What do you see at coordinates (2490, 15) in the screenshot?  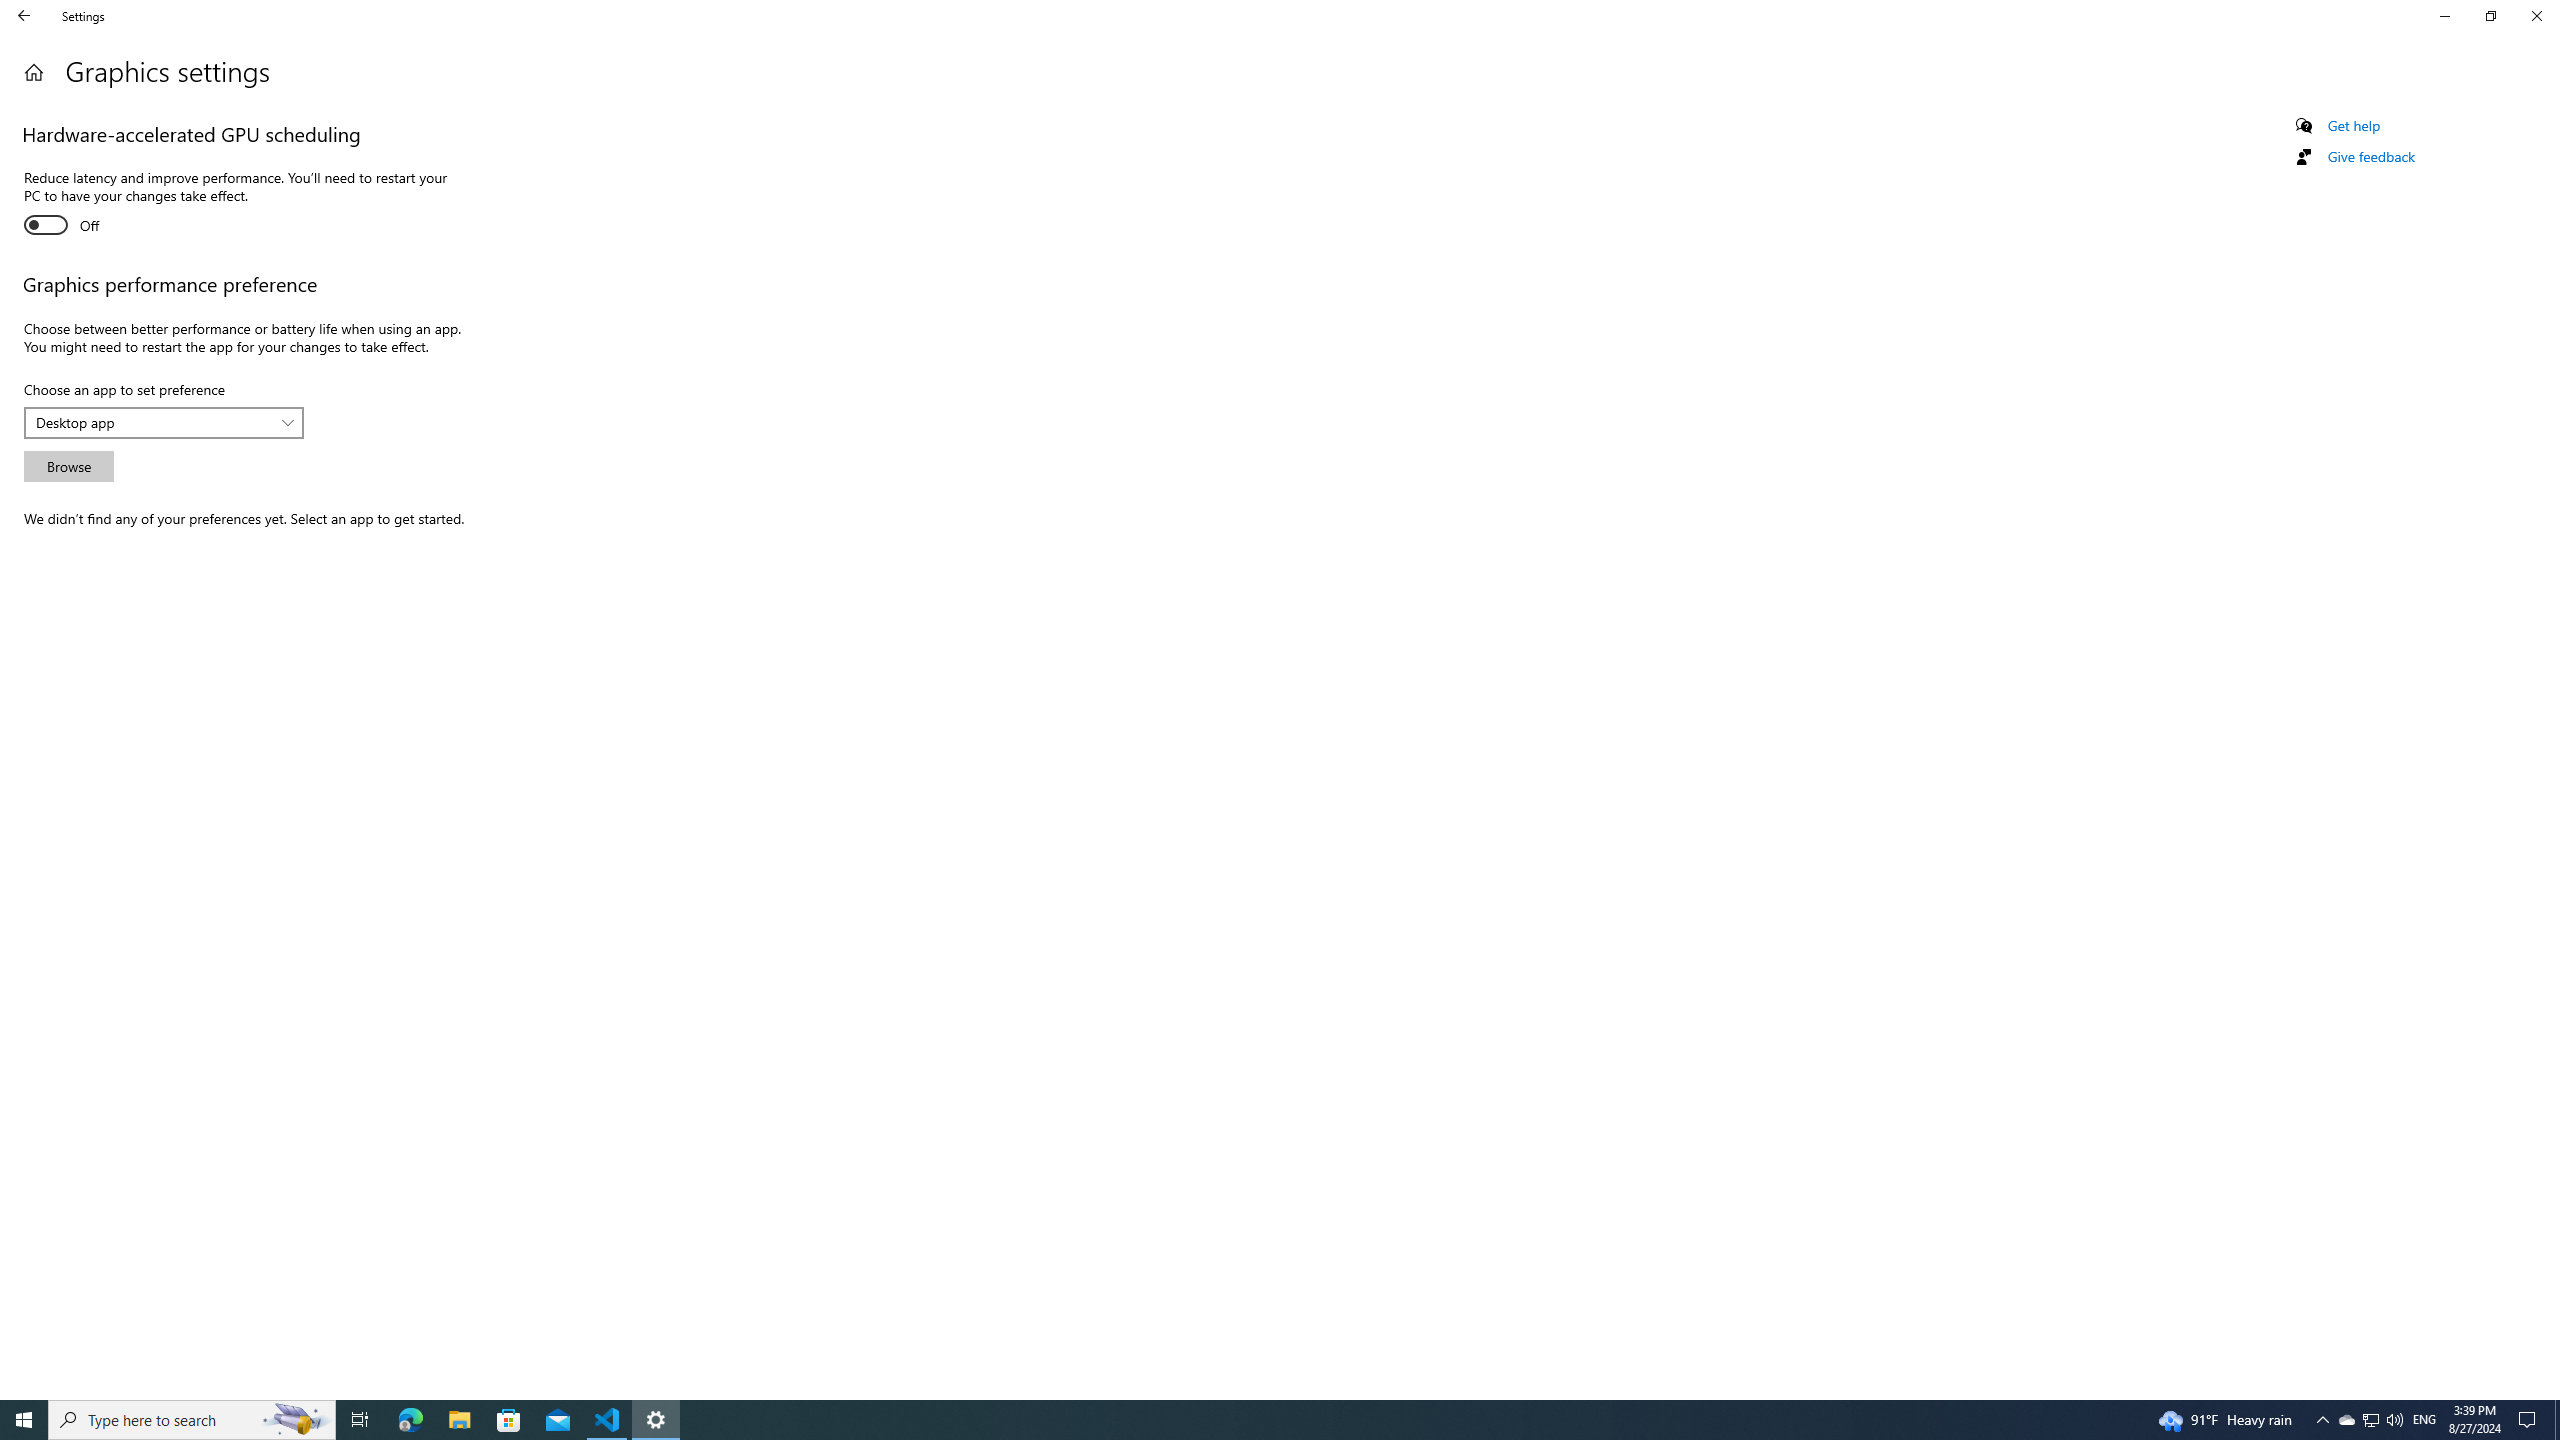 I see `'Restore Settings'` at bounding box center [2490, 15].